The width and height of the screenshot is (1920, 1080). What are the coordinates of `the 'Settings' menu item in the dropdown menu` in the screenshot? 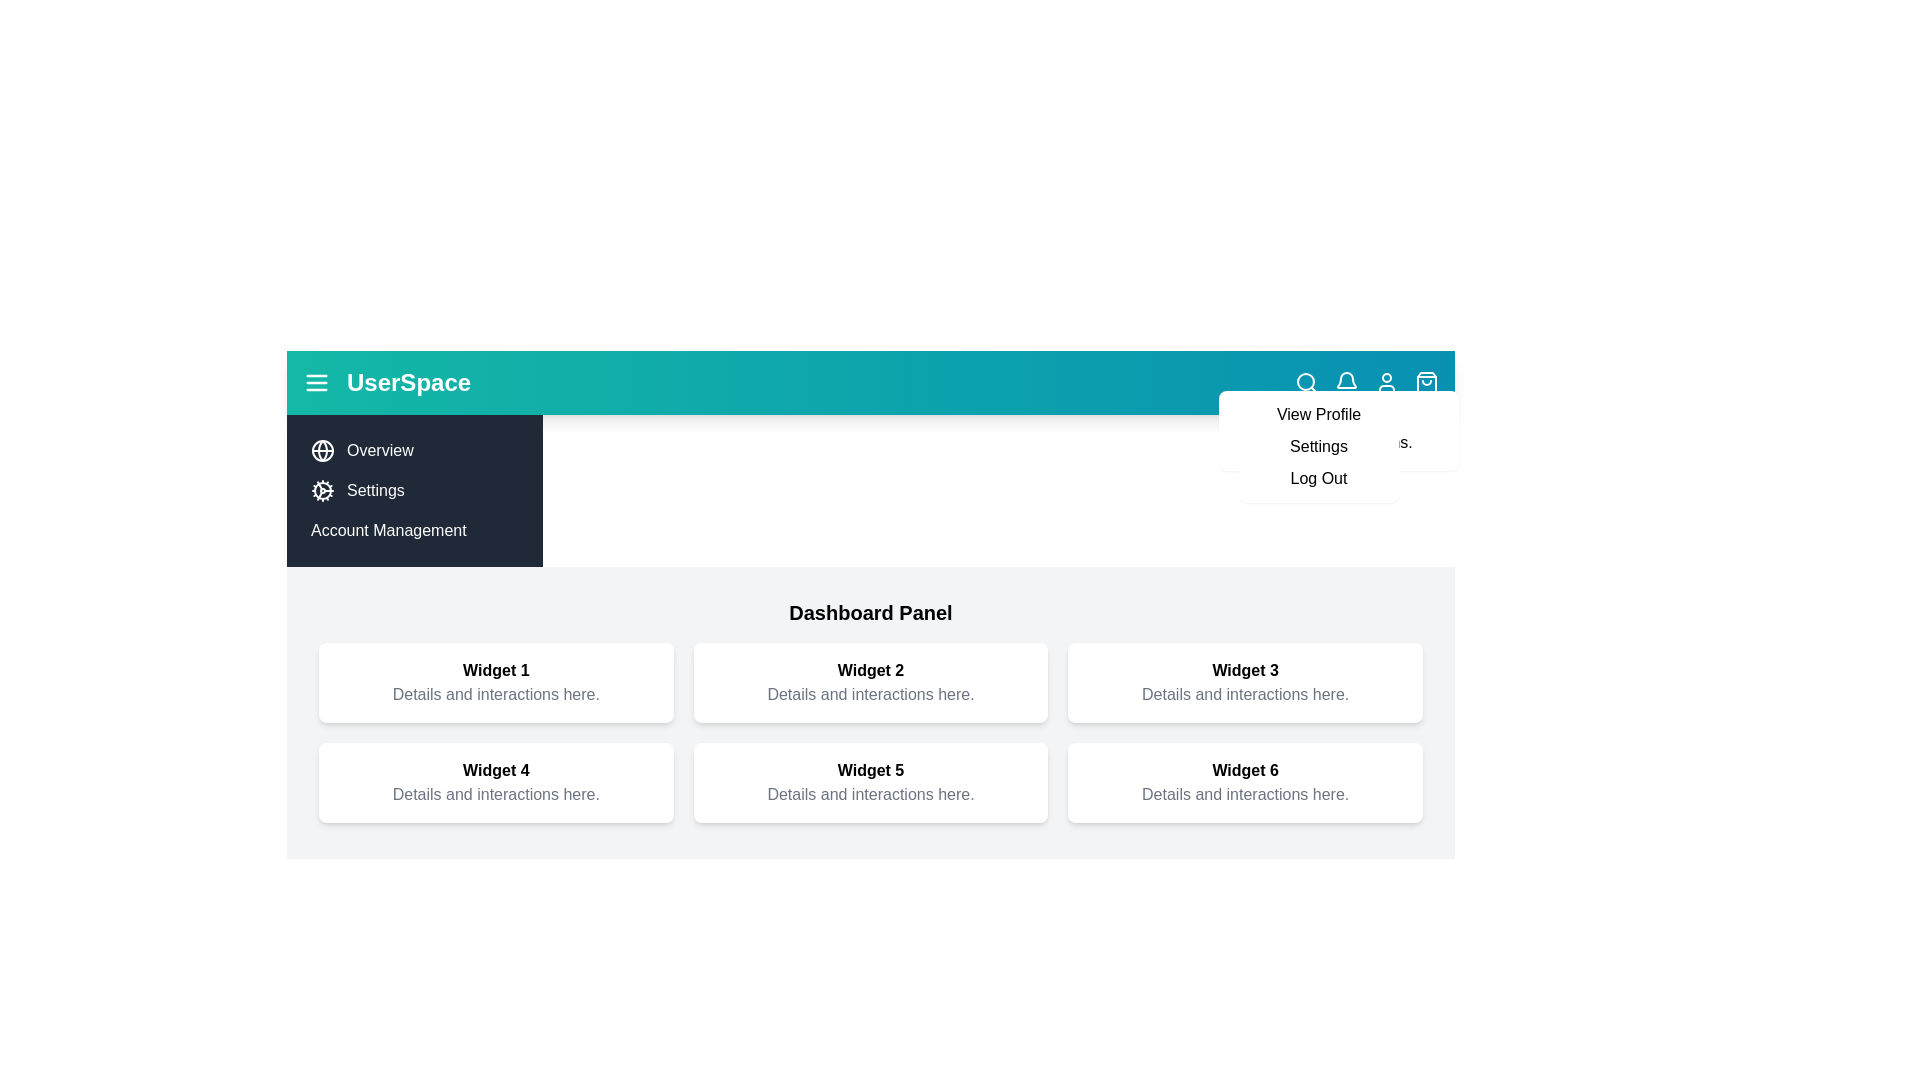 It's located at (1319, 446).